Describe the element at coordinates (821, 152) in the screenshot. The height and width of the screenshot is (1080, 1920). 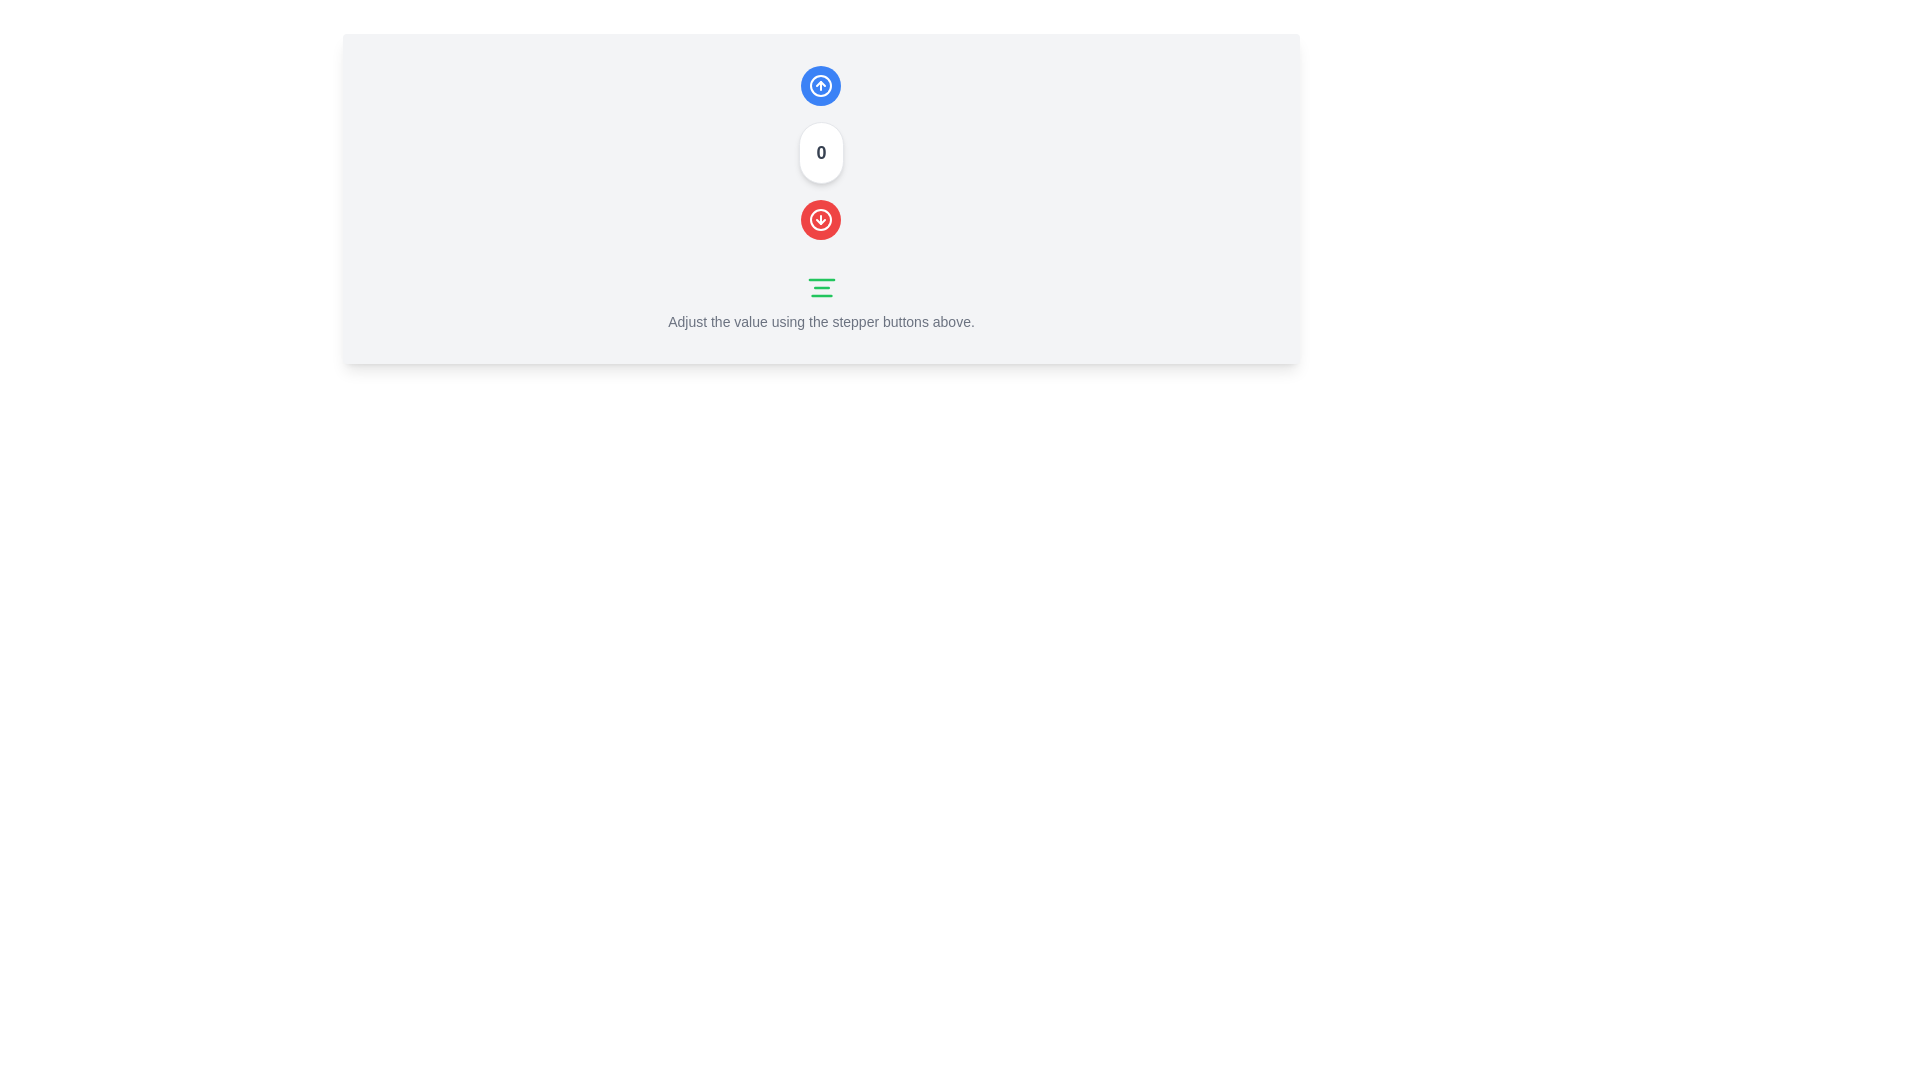
I see `displayed value from the vertically aligned interactive control panel that includes an increment button at the top, a value display in the middle, and a decrement button at the bottom` at that location.